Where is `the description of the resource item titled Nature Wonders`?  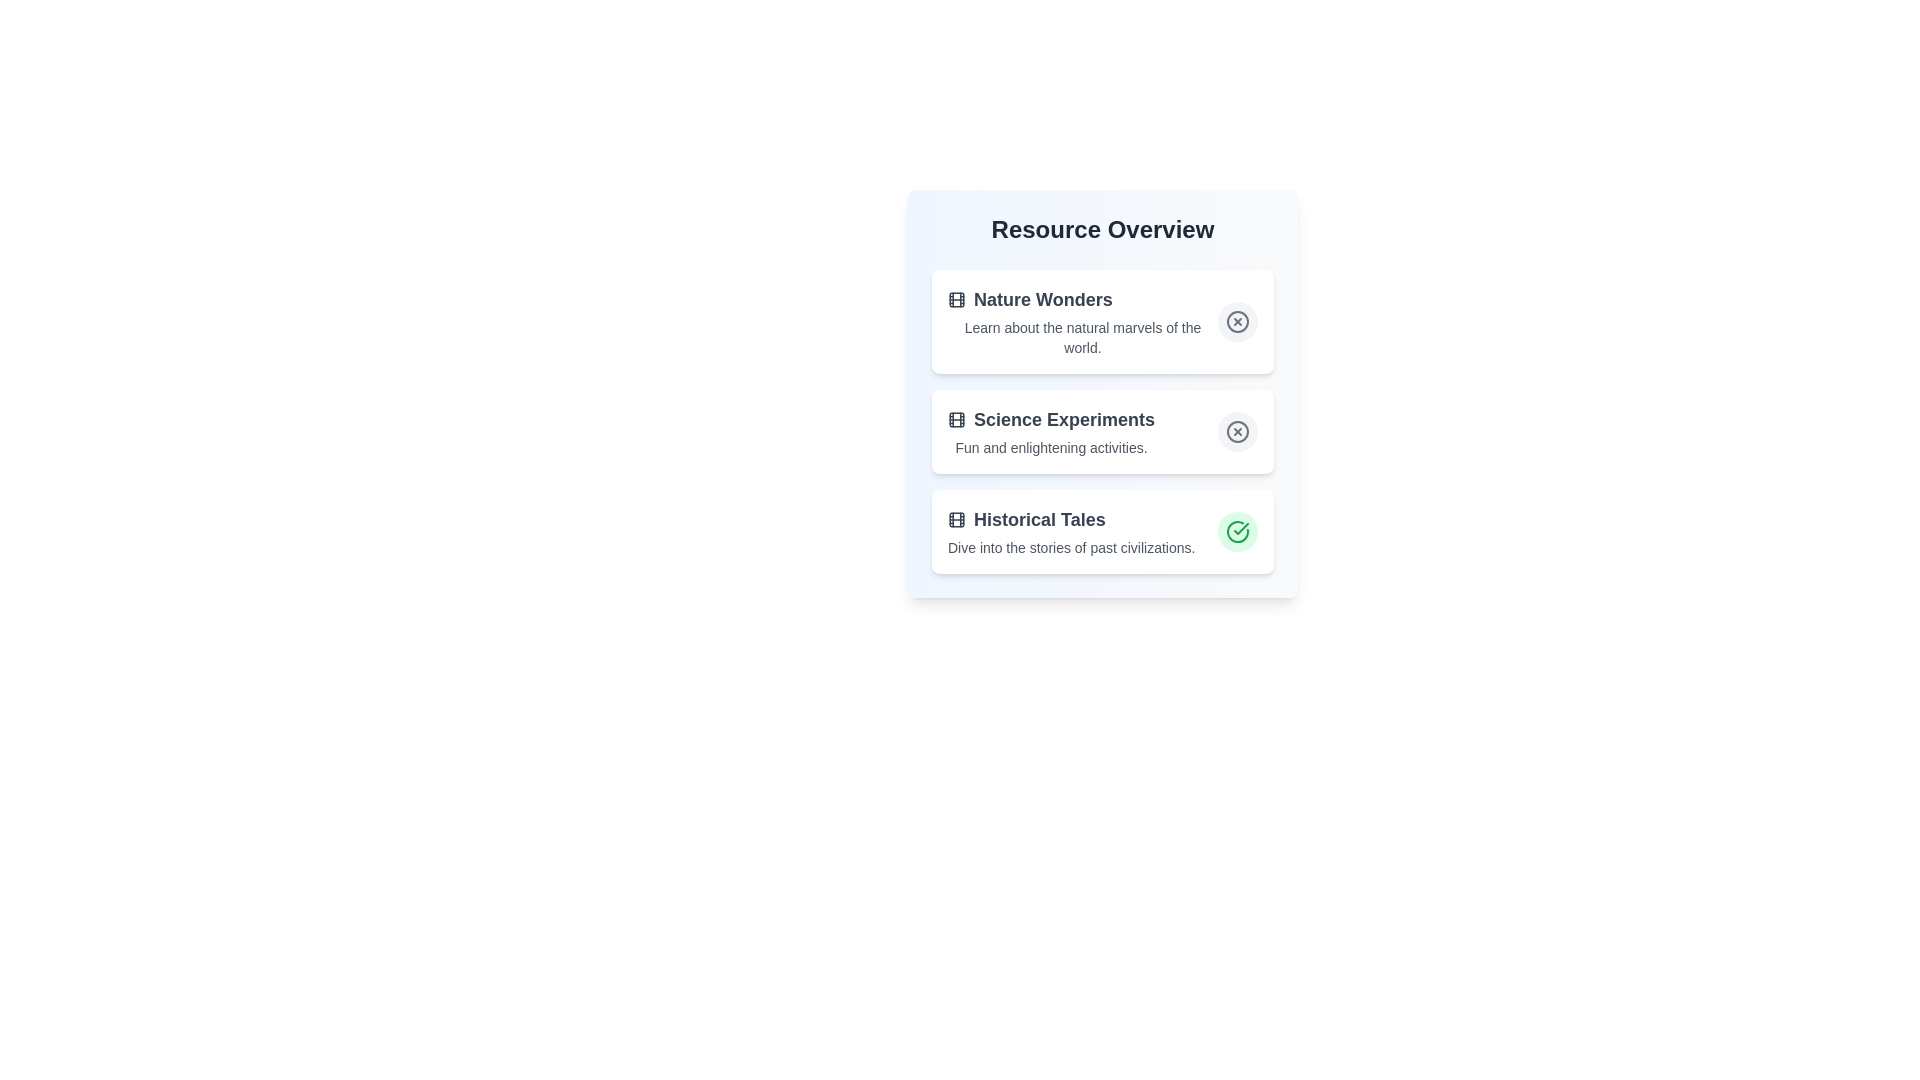 the description of the resource item titled Nature Wonders is located at coordinates (1082, 320).